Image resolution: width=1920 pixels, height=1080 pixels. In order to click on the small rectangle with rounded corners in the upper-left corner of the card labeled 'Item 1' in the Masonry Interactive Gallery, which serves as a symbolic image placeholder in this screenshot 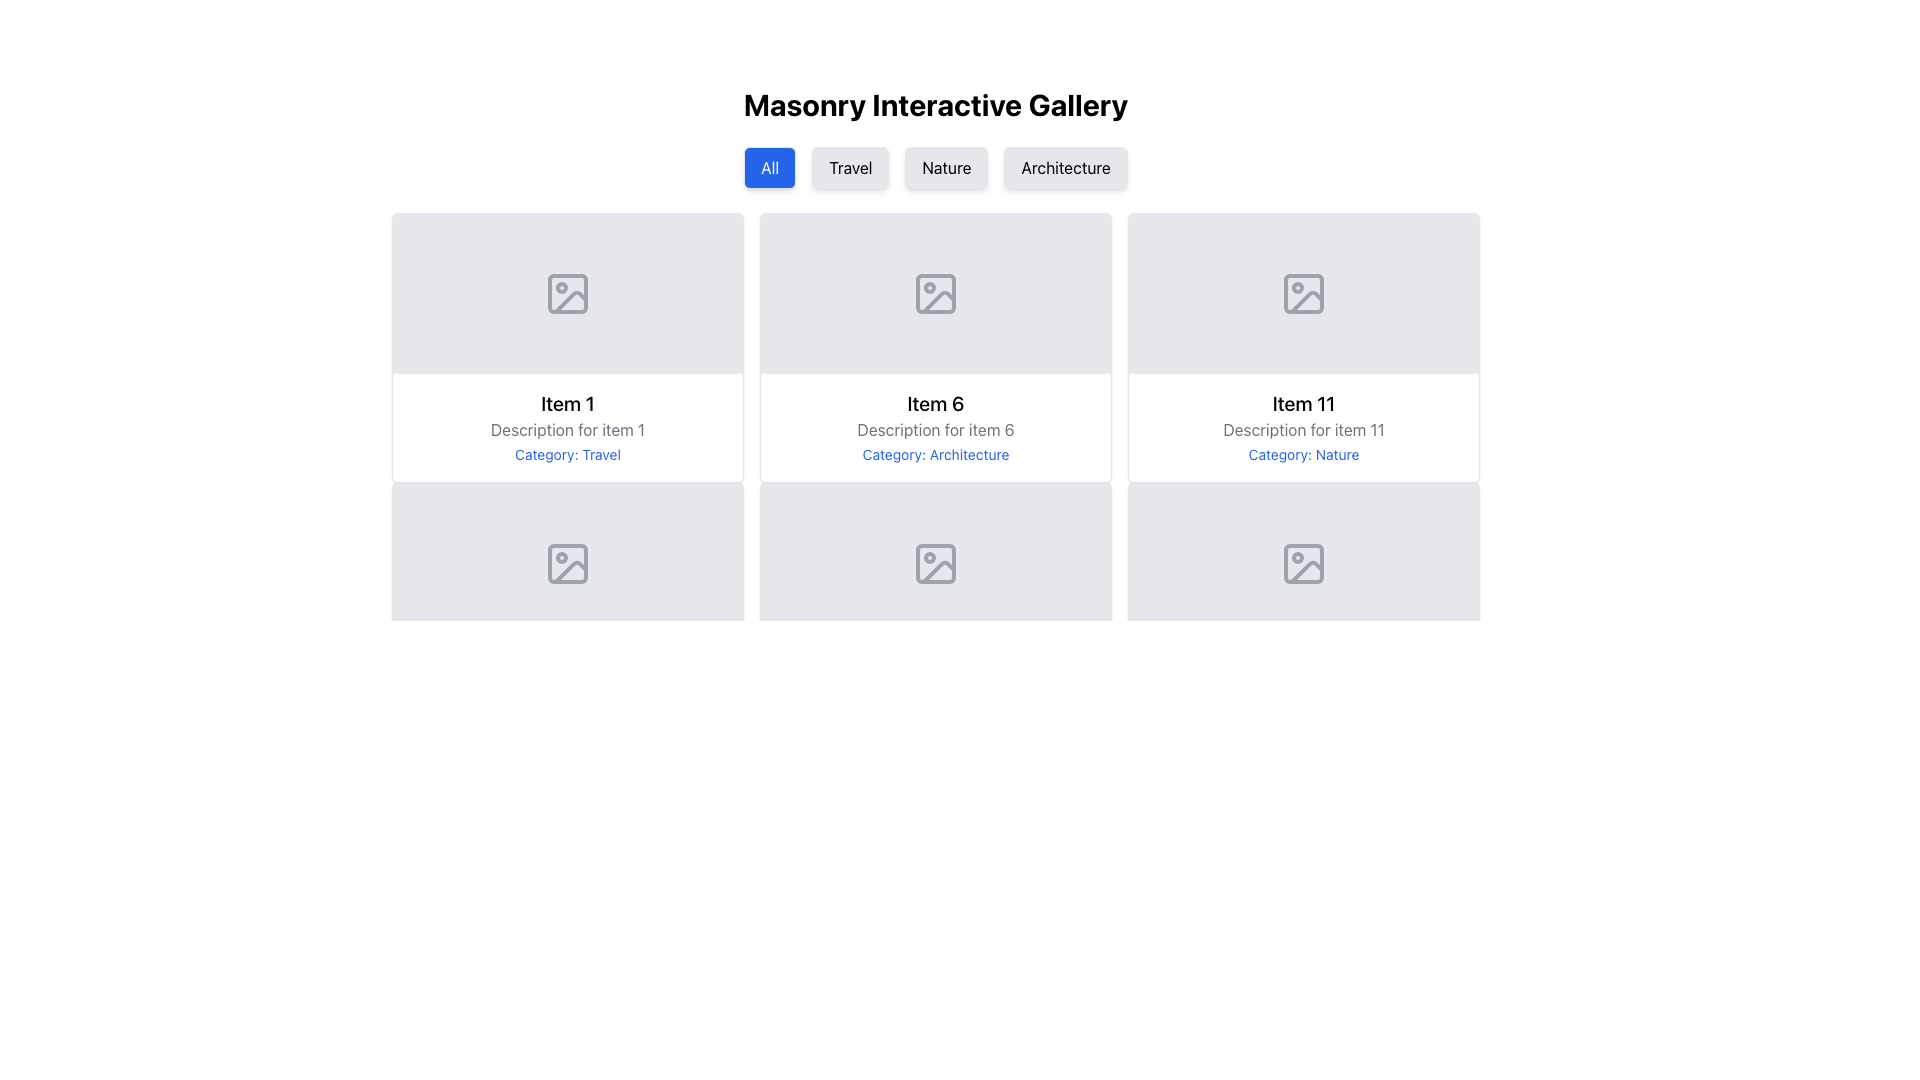, I will do `click(566, 293)`.